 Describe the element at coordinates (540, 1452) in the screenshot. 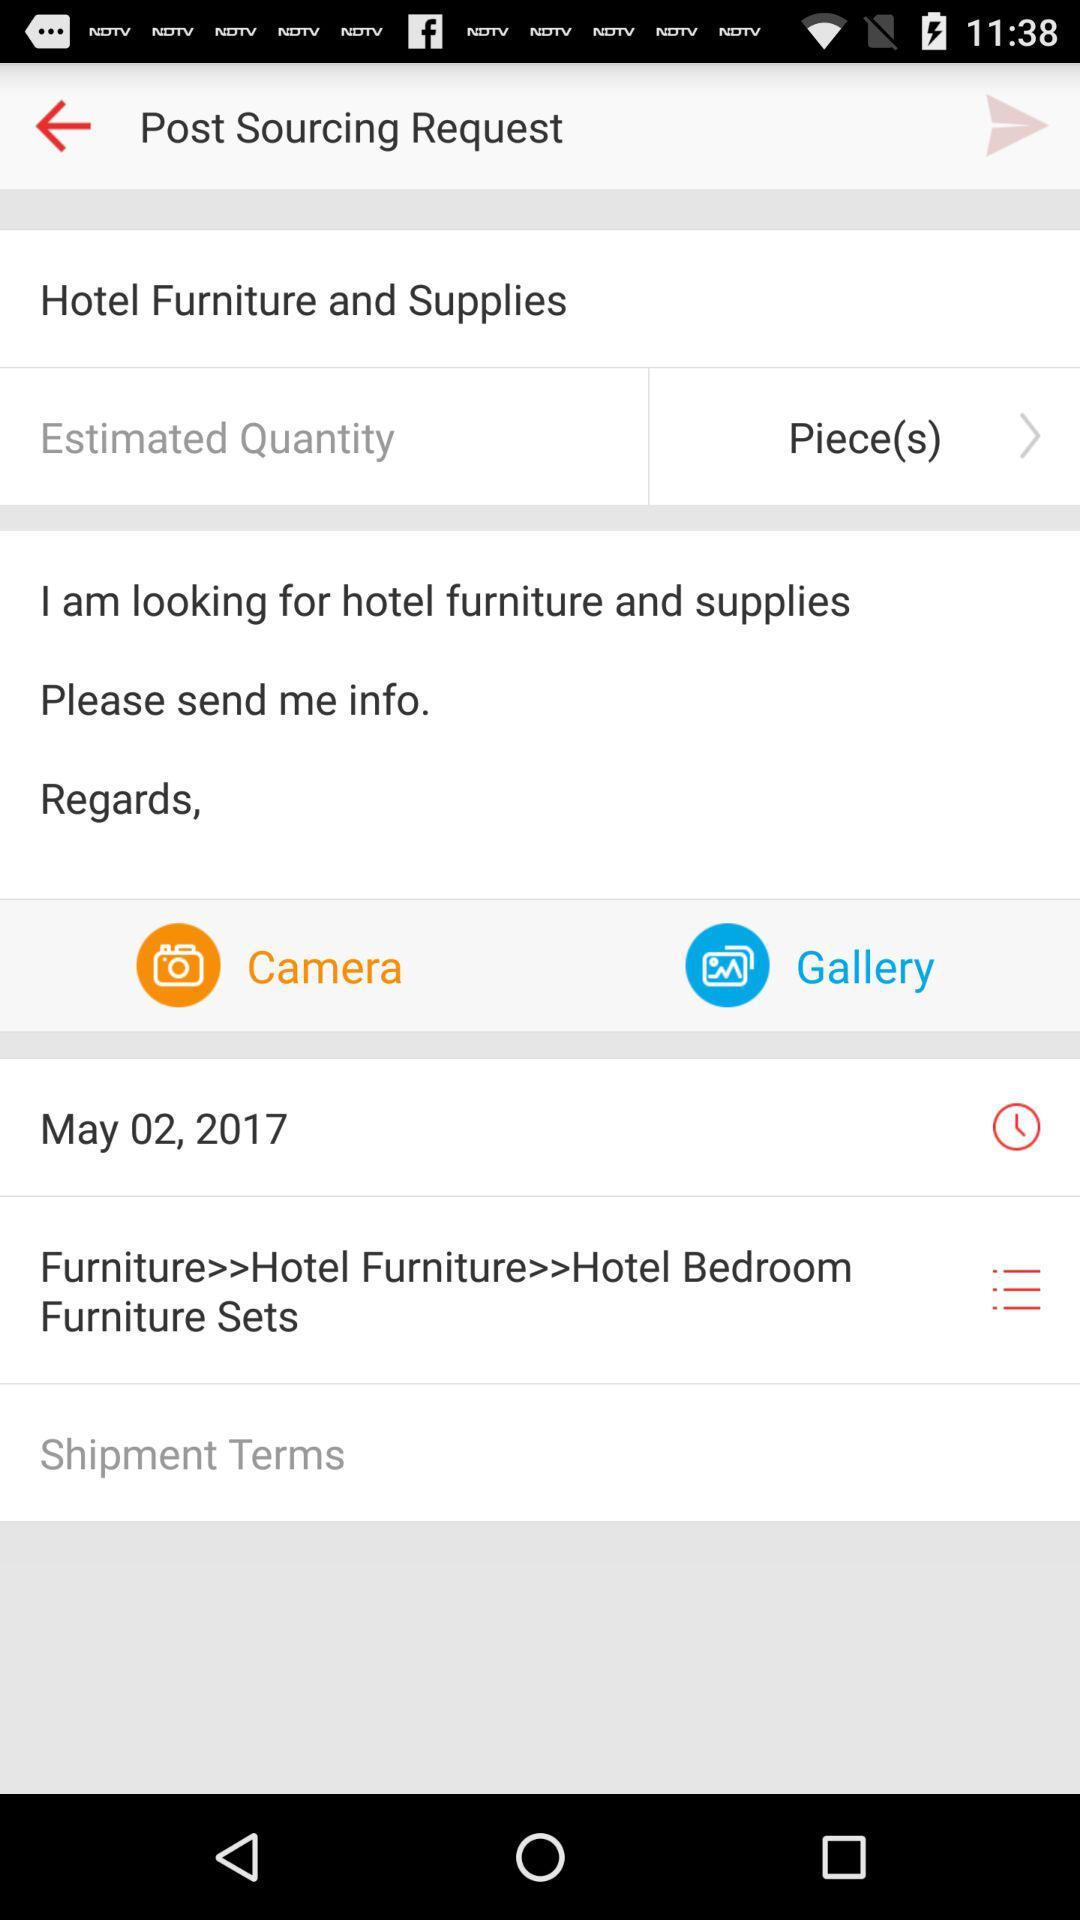

I see `see shipment terns` at that location.